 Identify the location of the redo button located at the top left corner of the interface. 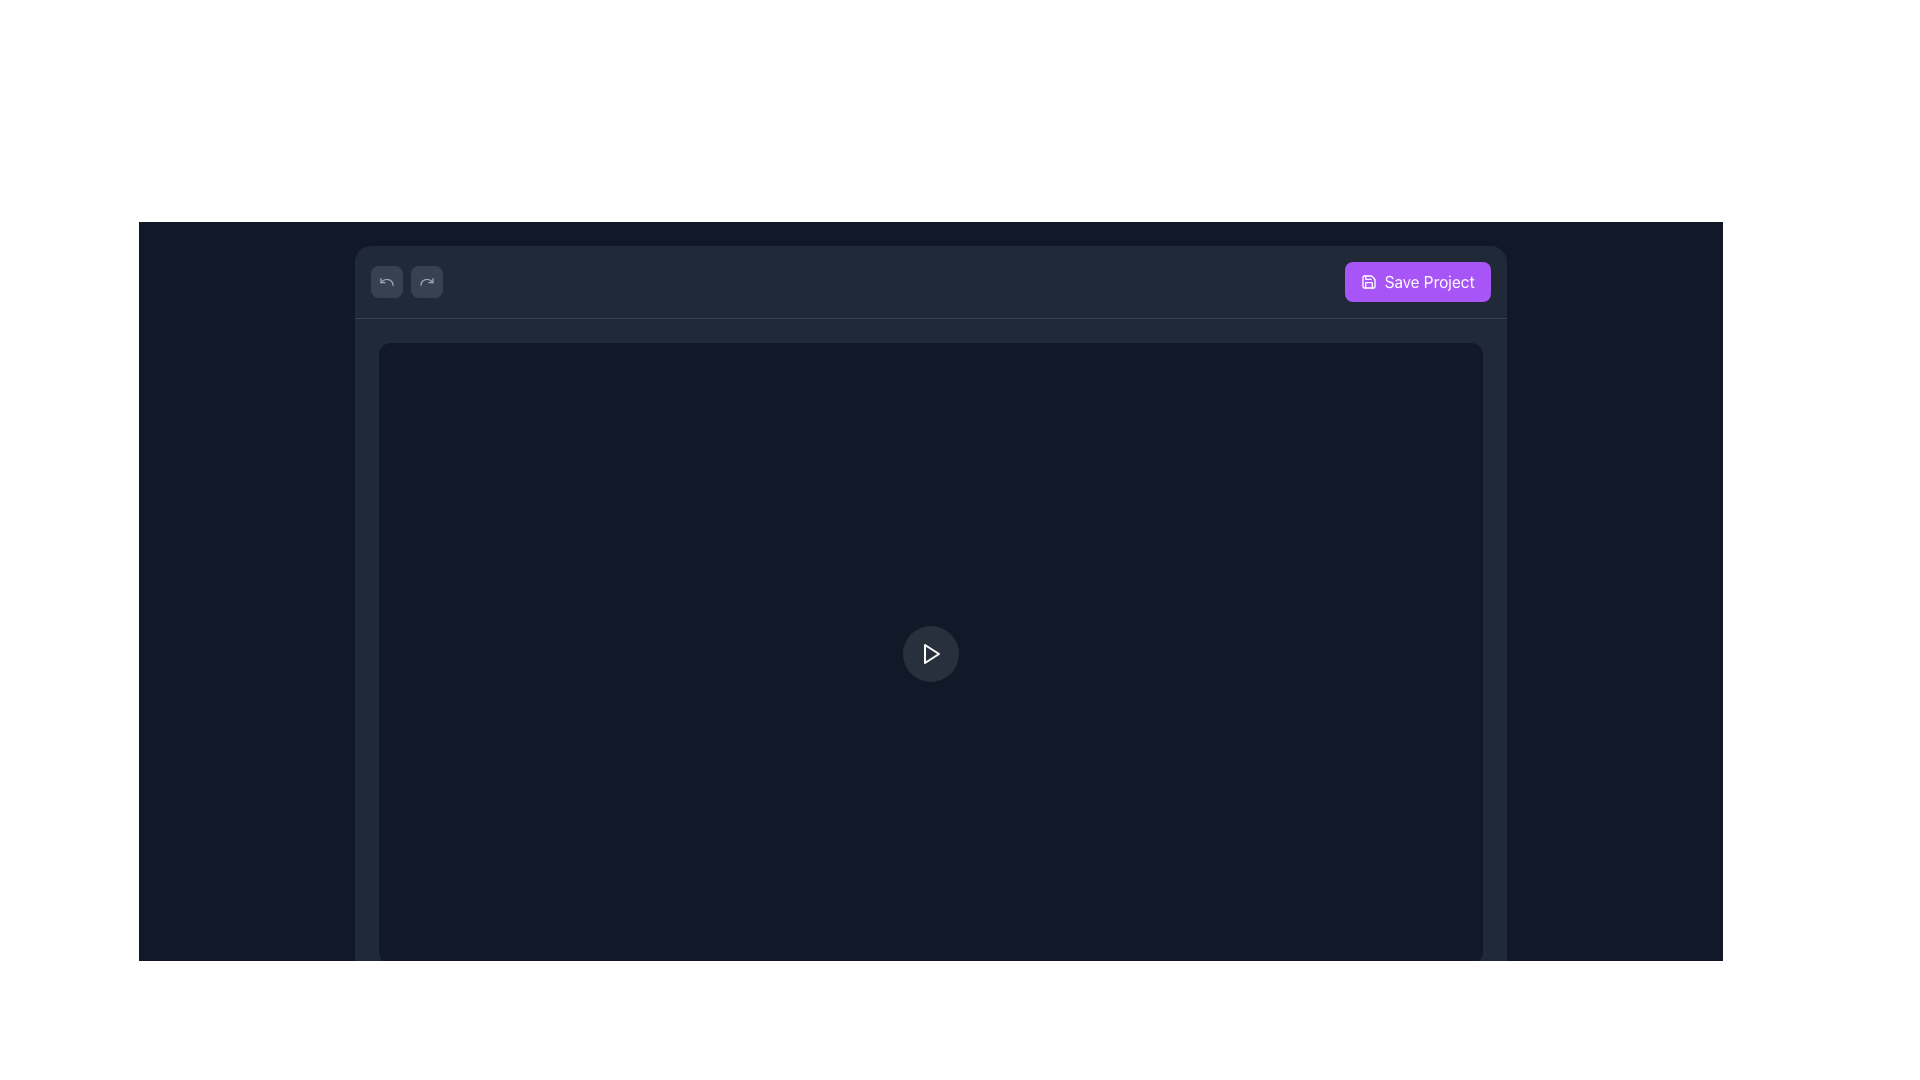
(426, 281).